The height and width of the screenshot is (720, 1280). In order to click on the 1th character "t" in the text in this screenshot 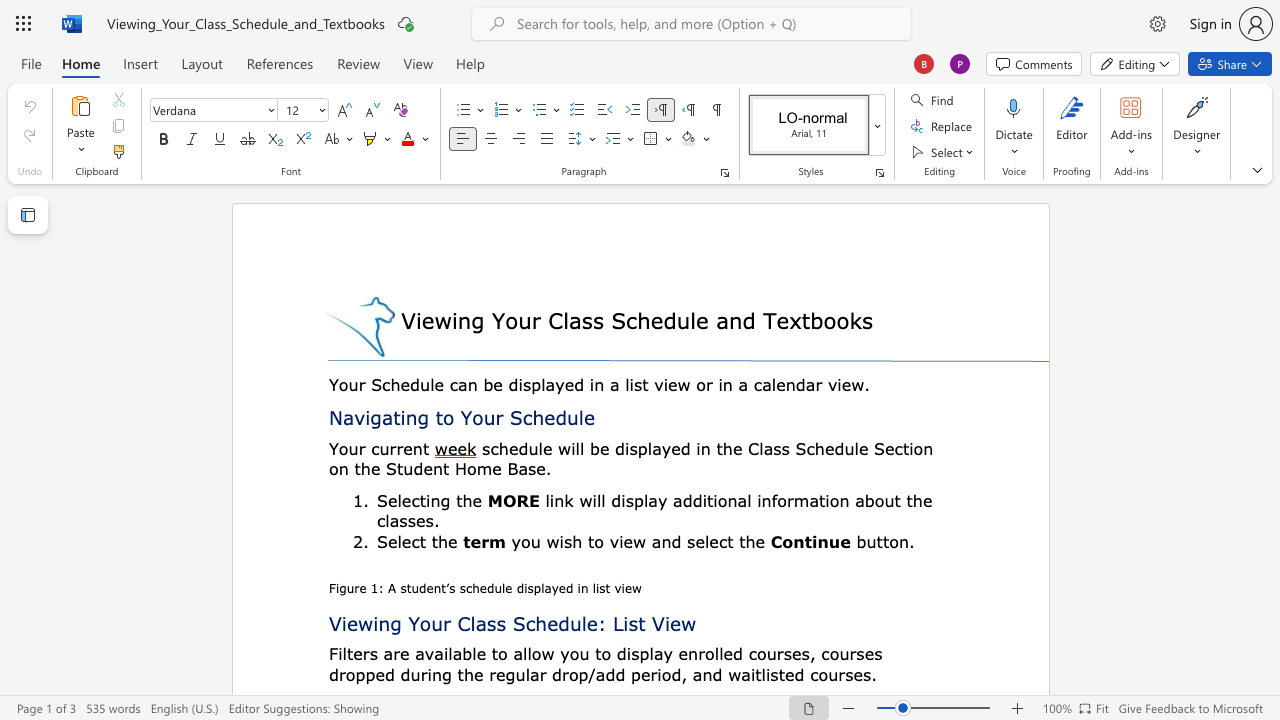, I will do `click(421, 499)`.